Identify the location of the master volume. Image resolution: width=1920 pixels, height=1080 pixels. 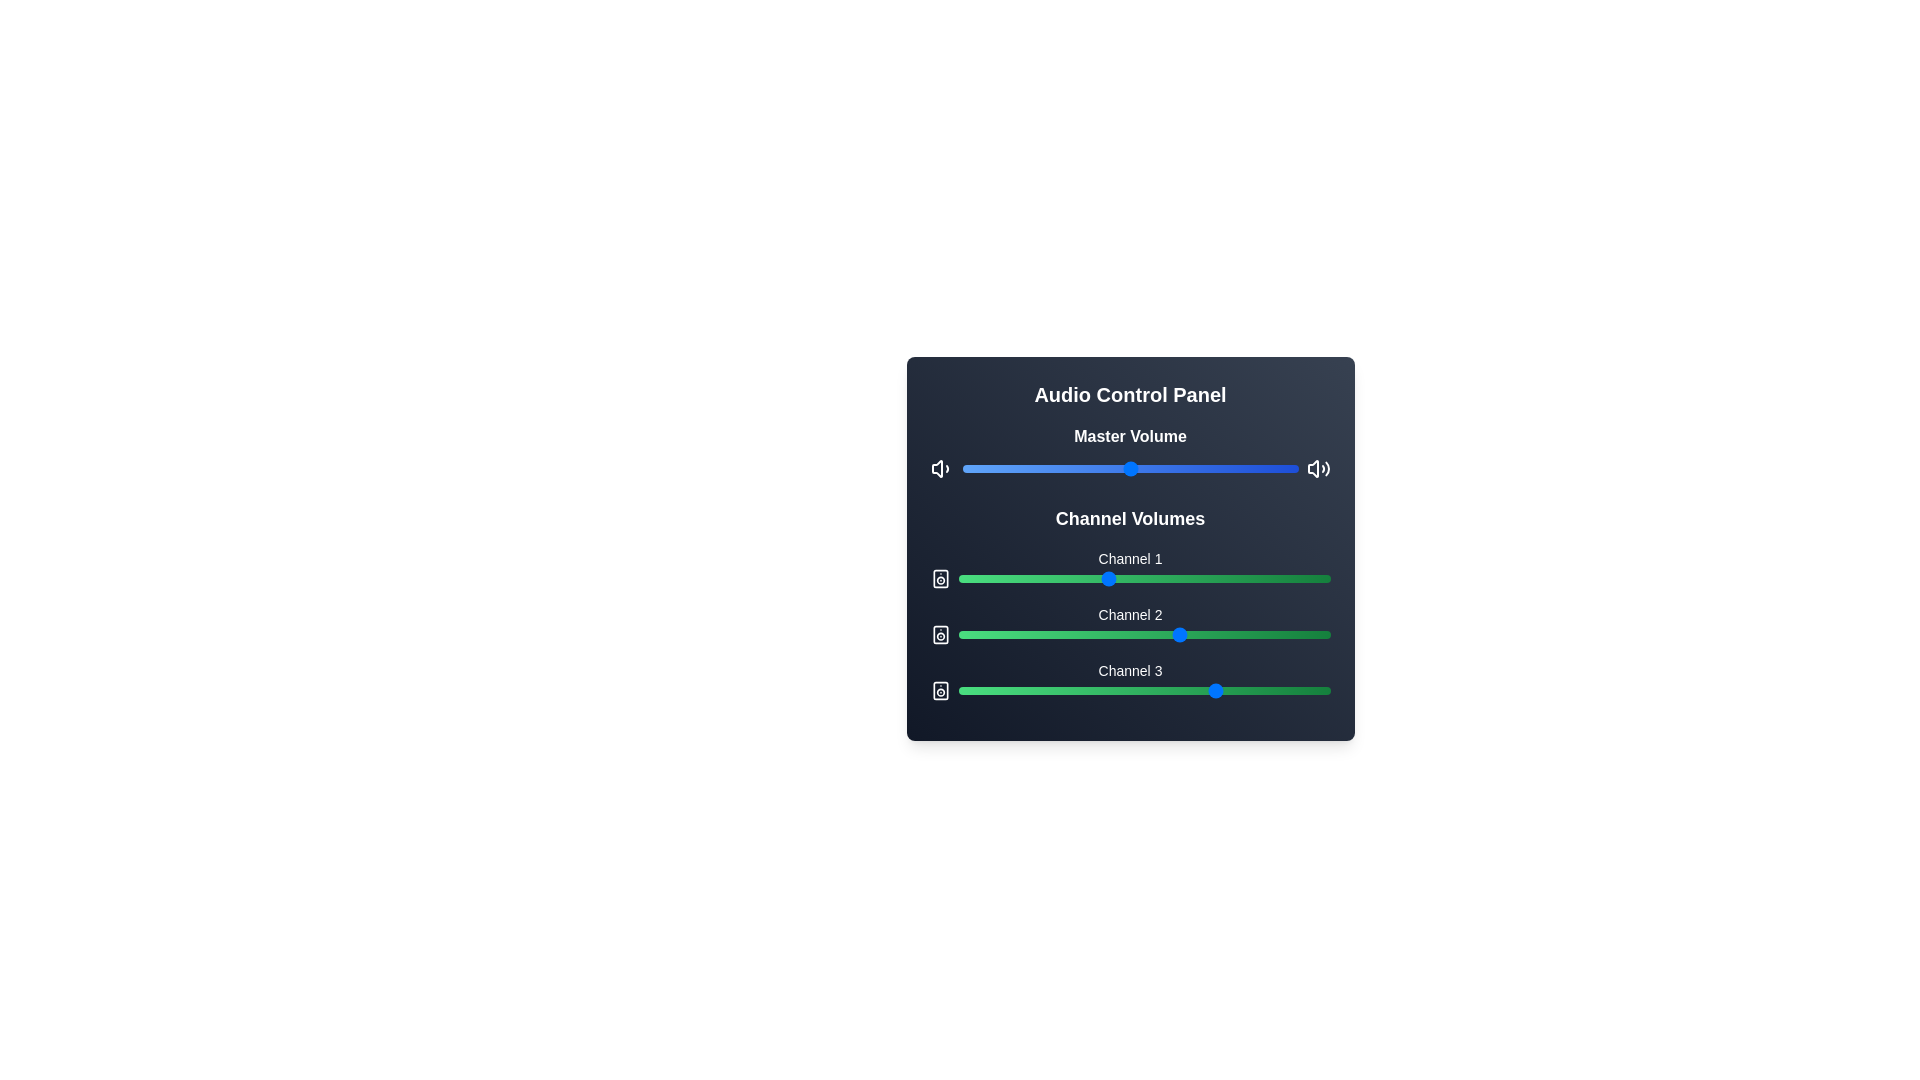
(1019, 469).